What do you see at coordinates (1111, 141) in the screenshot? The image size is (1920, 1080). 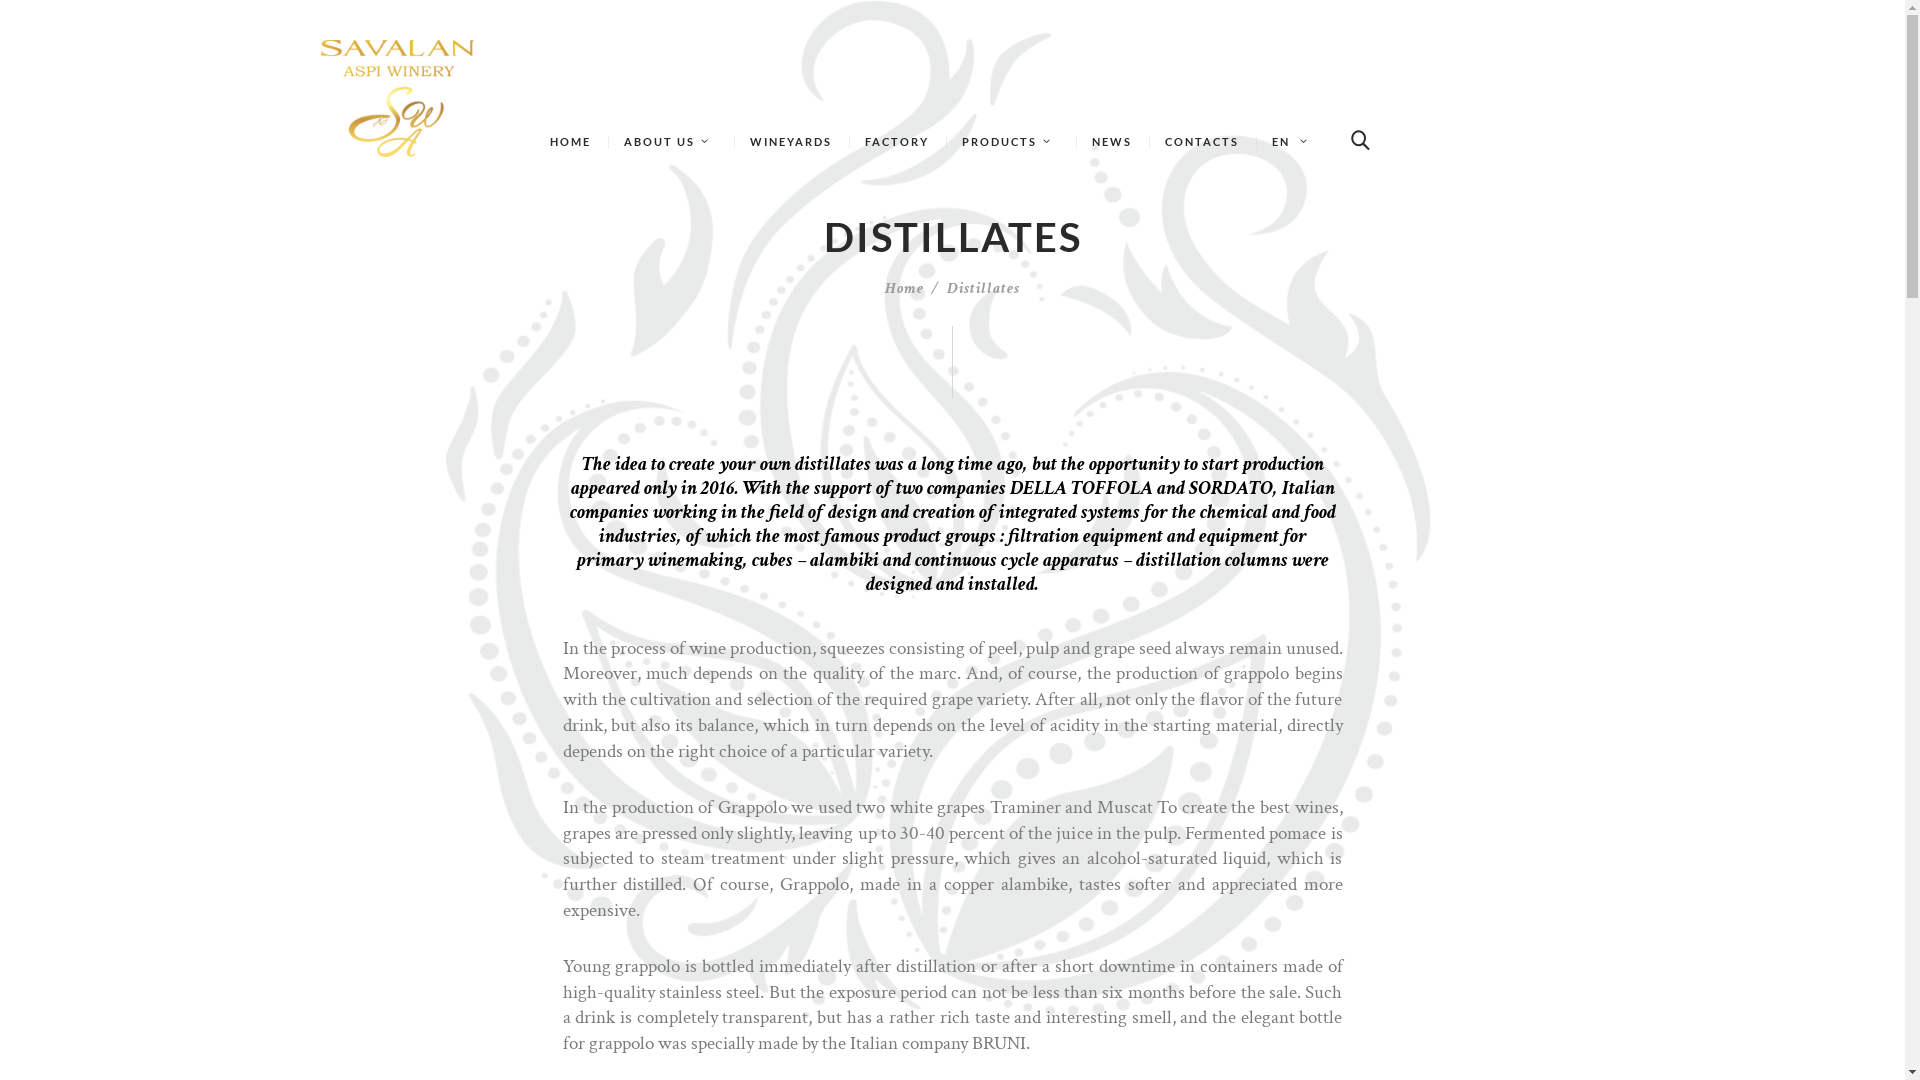 I see `'NEWS'` at bounding box center [1111, 141].